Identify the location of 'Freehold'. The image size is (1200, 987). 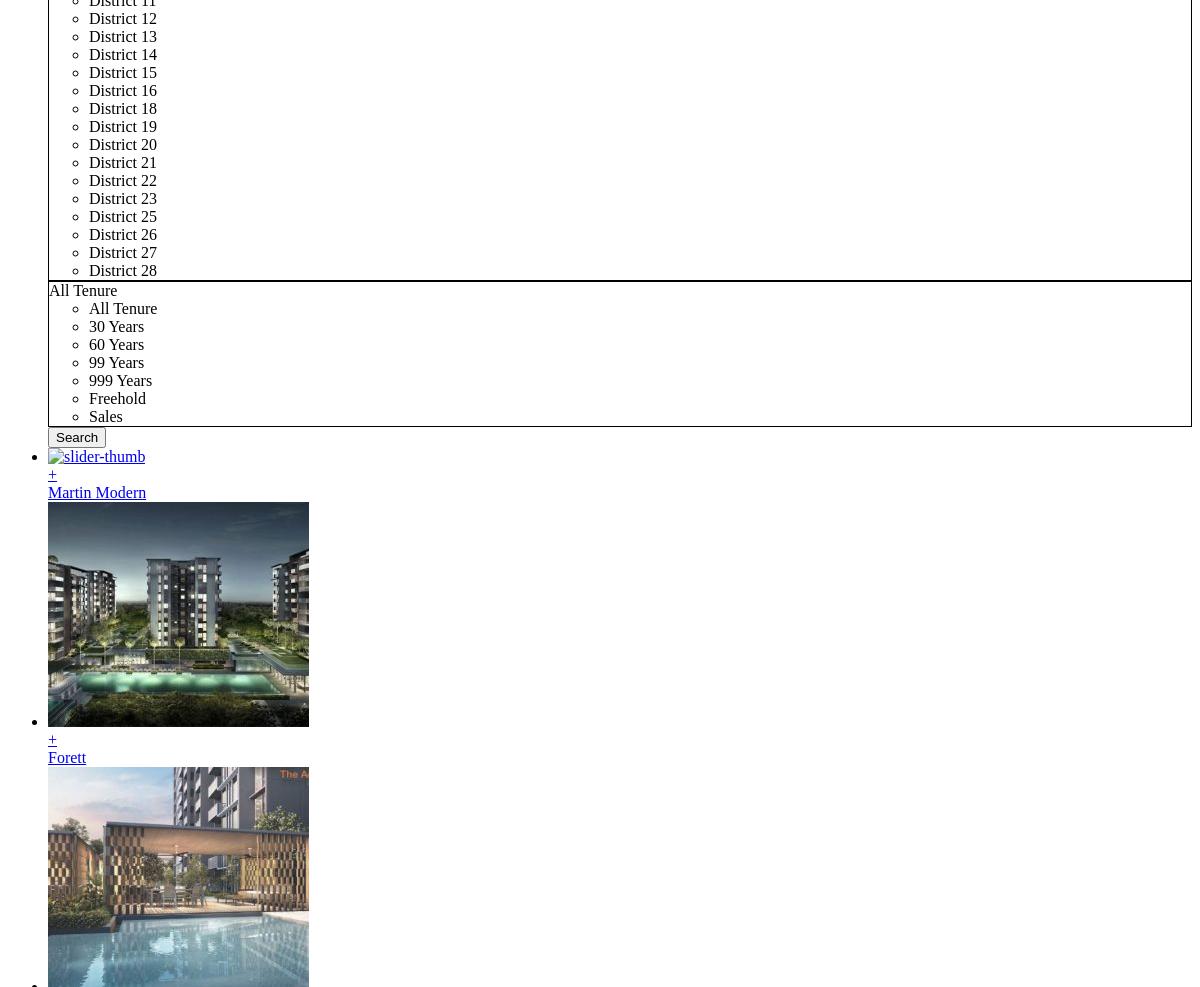
(89, 398).